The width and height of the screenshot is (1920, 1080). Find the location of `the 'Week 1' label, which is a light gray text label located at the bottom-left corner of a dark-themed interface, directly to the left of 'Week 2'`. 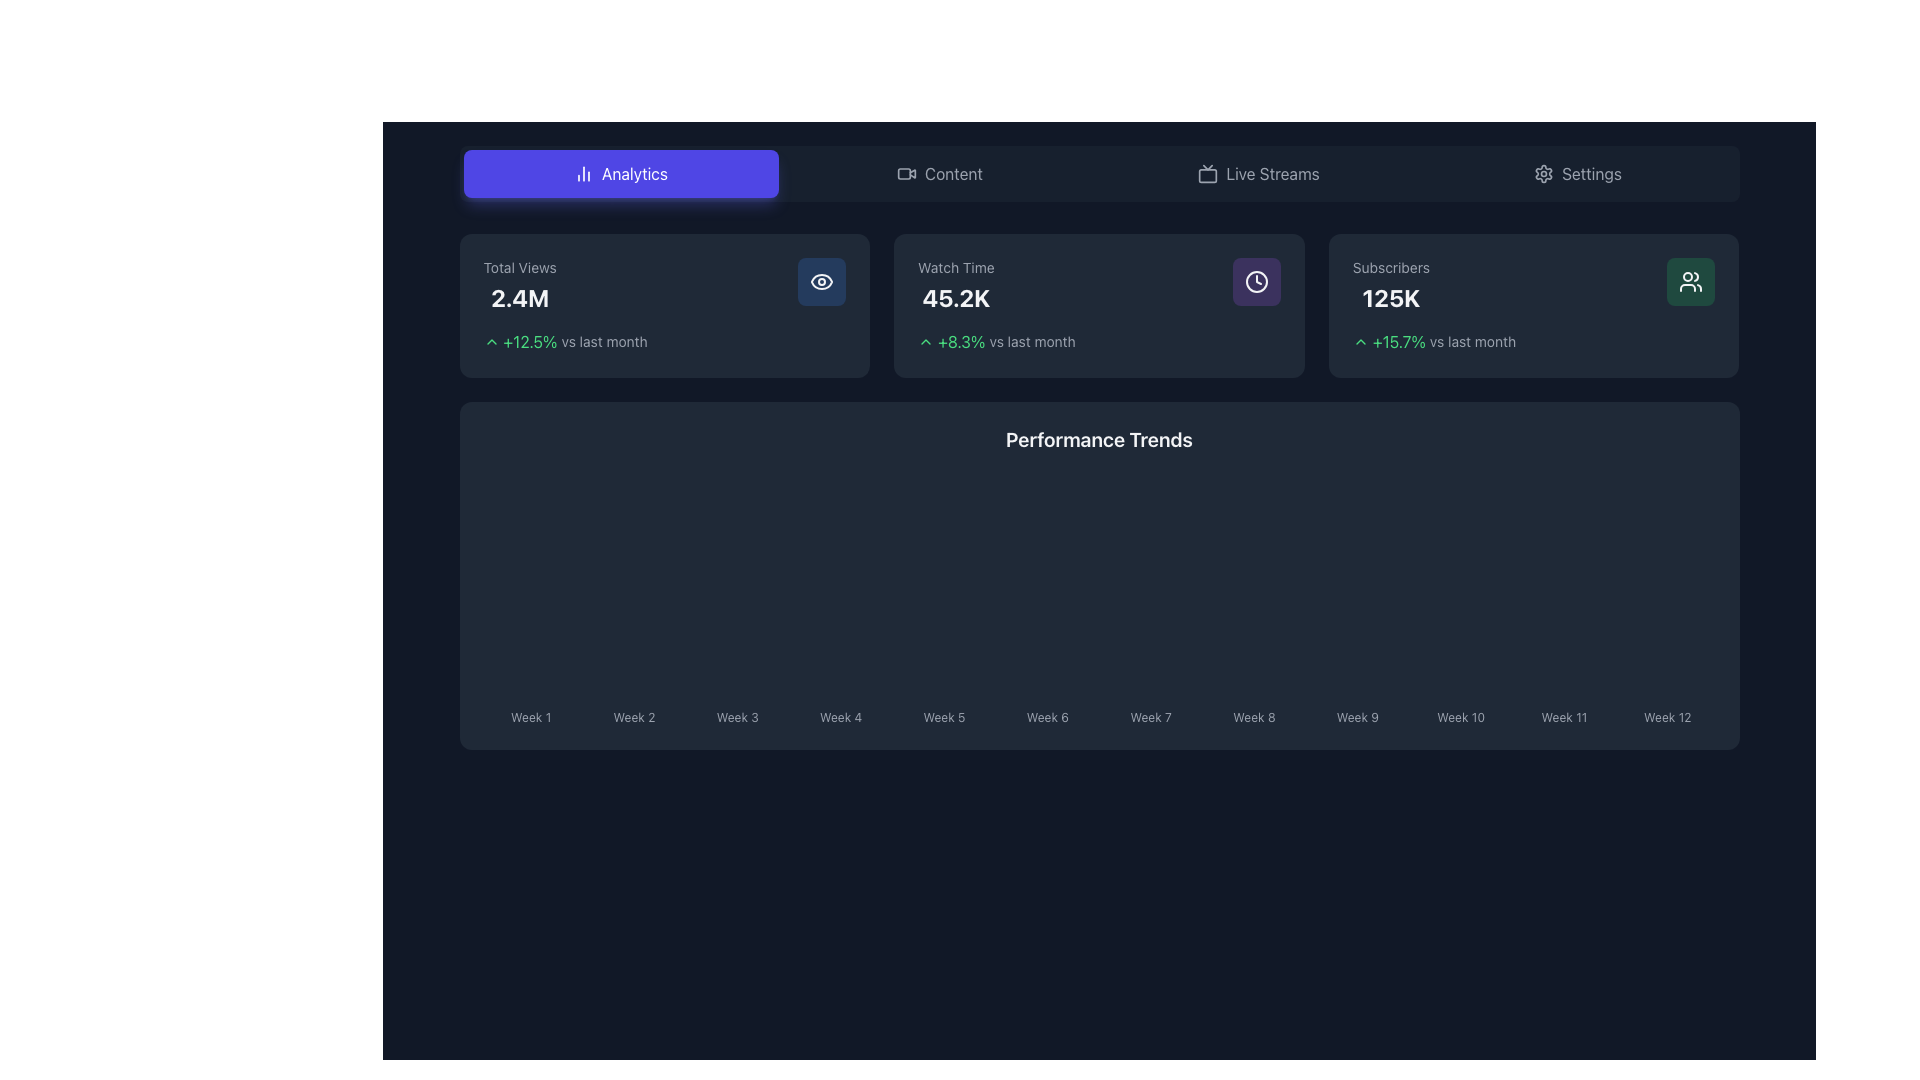

the 'Week 1' label, which is a light gray text label located at the bottom-left corner of a dark-themed interface, directly to the left of 'Week 2' is located at coordinates (531, 716).